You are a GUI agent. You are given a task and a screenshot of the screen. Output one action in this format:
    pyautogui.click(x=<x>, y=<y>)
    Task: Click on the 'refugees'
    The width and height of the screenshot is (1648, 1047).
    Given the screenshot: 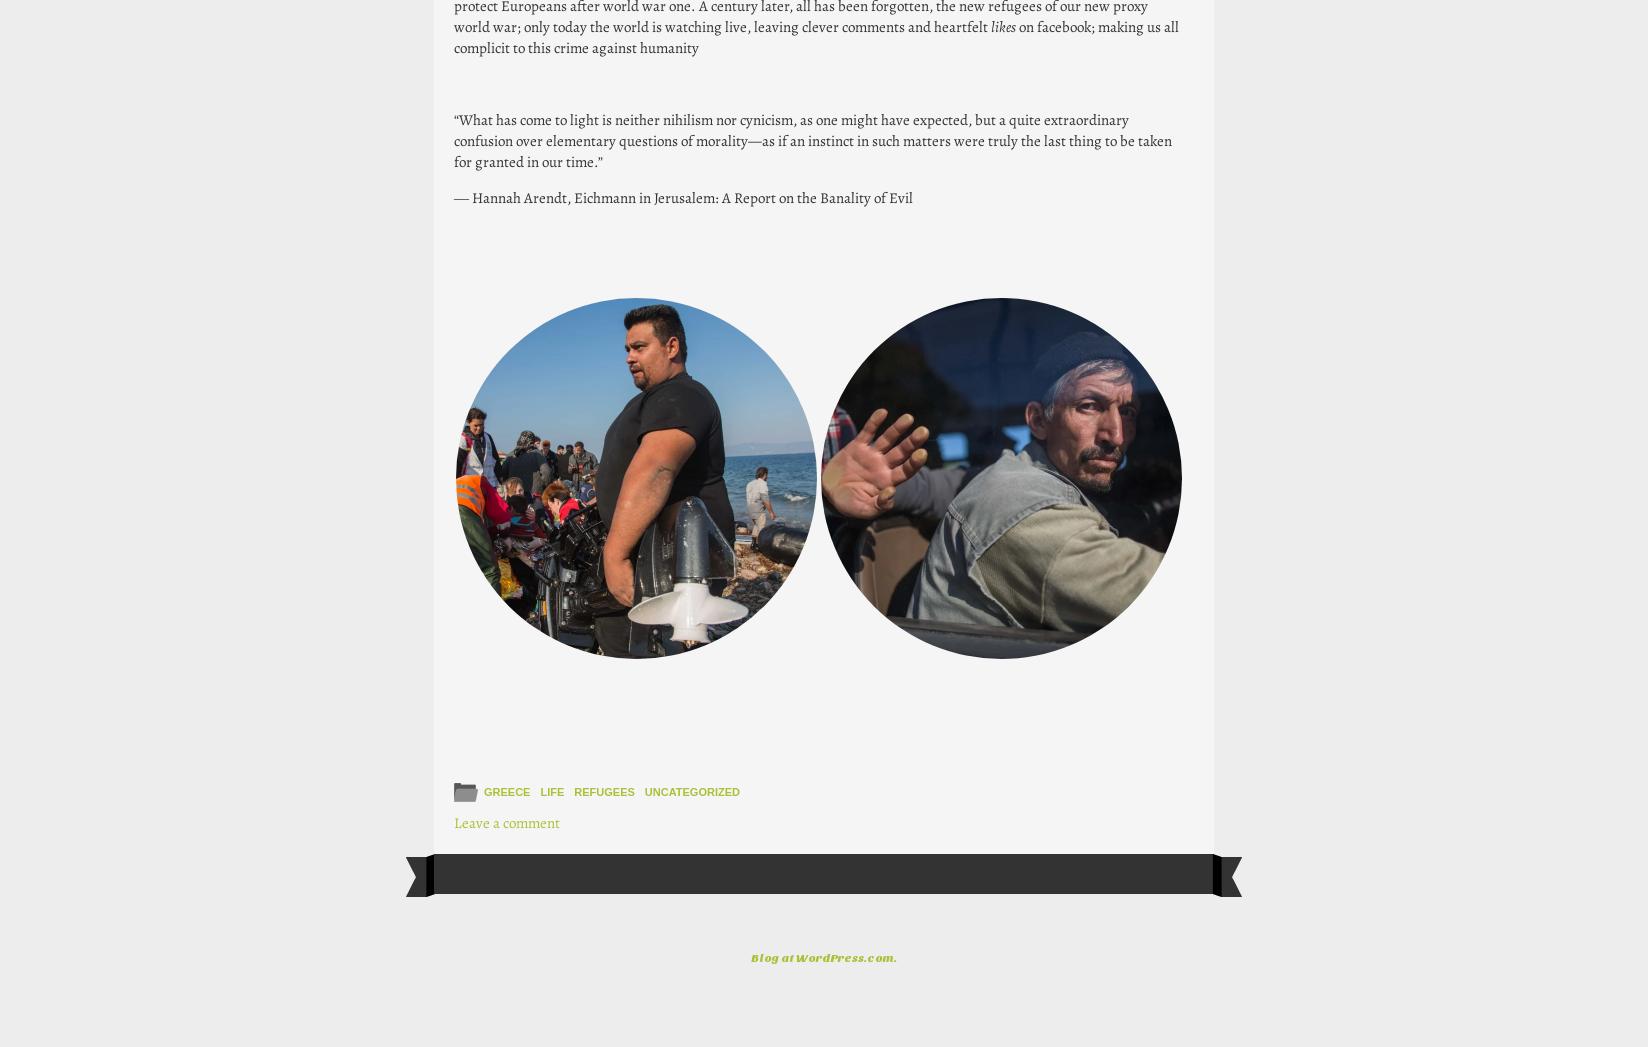 What is the action you would take?
    pyautogui.click(x=603, y=790)
    